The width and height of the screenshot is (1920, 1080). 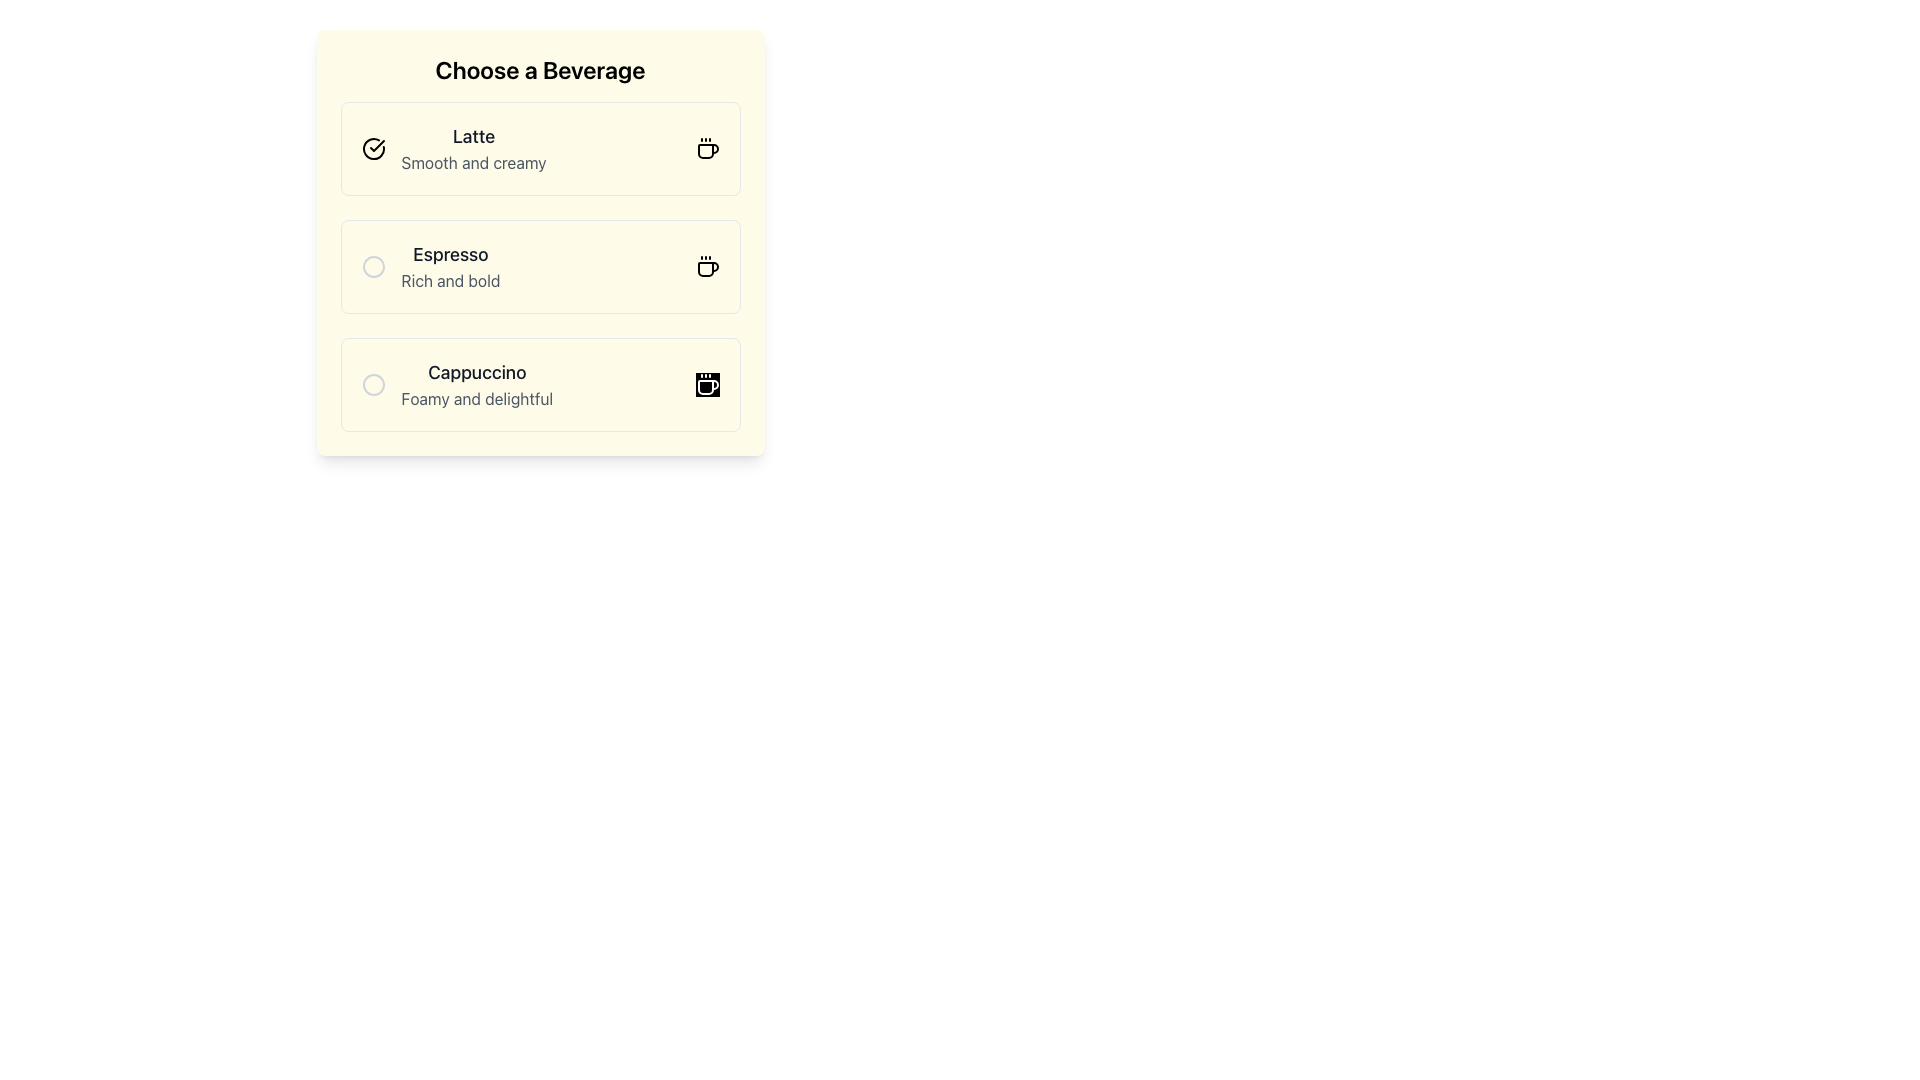 I want to click on the black coffee cup icon with a white outline and handle, located at the rightmost side of the list item describing 'Cappuccino', which is the third item under 'Choose a Beverage', so click(x=707, y=385).